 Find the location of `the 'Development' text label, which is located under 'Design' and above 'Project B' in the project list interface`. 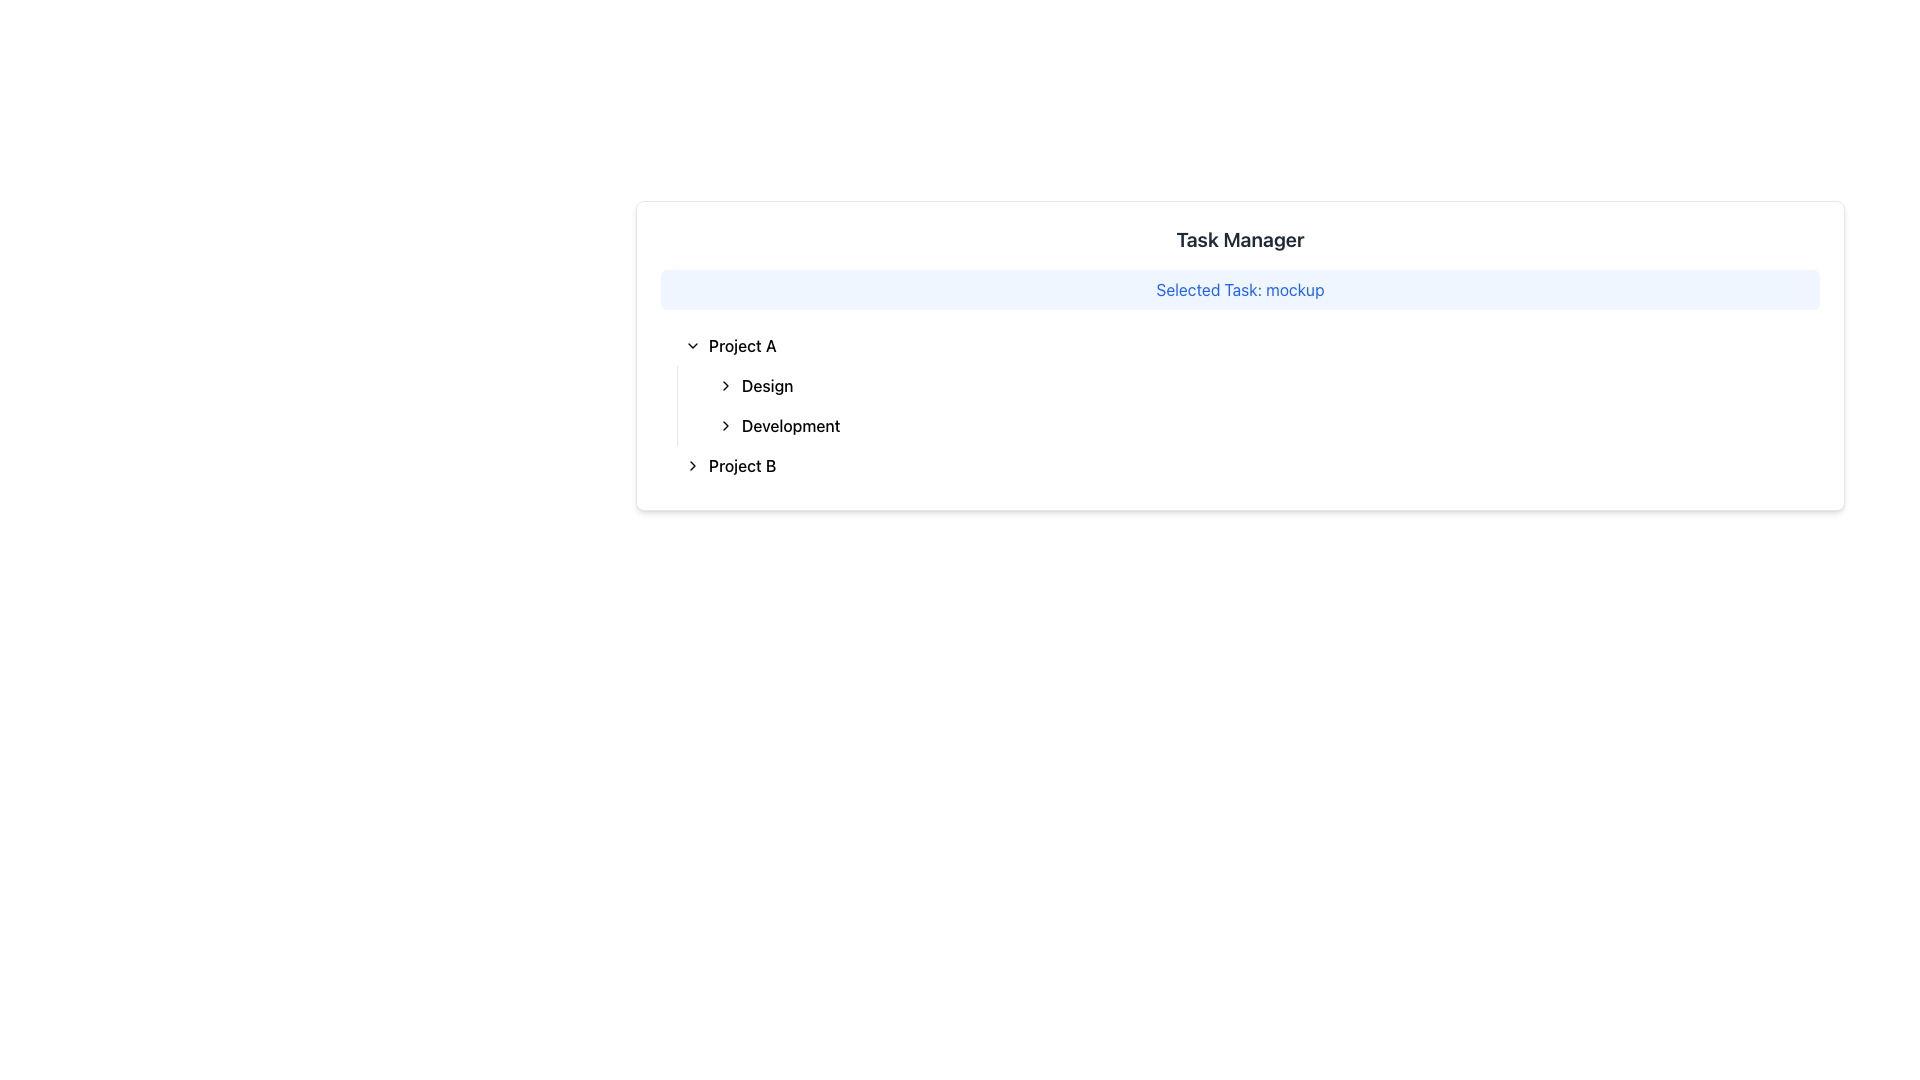

the 'Development' text label, which is located under 'Design' and above 'Project B' in the project list interface is located at coordinates (790, 424).